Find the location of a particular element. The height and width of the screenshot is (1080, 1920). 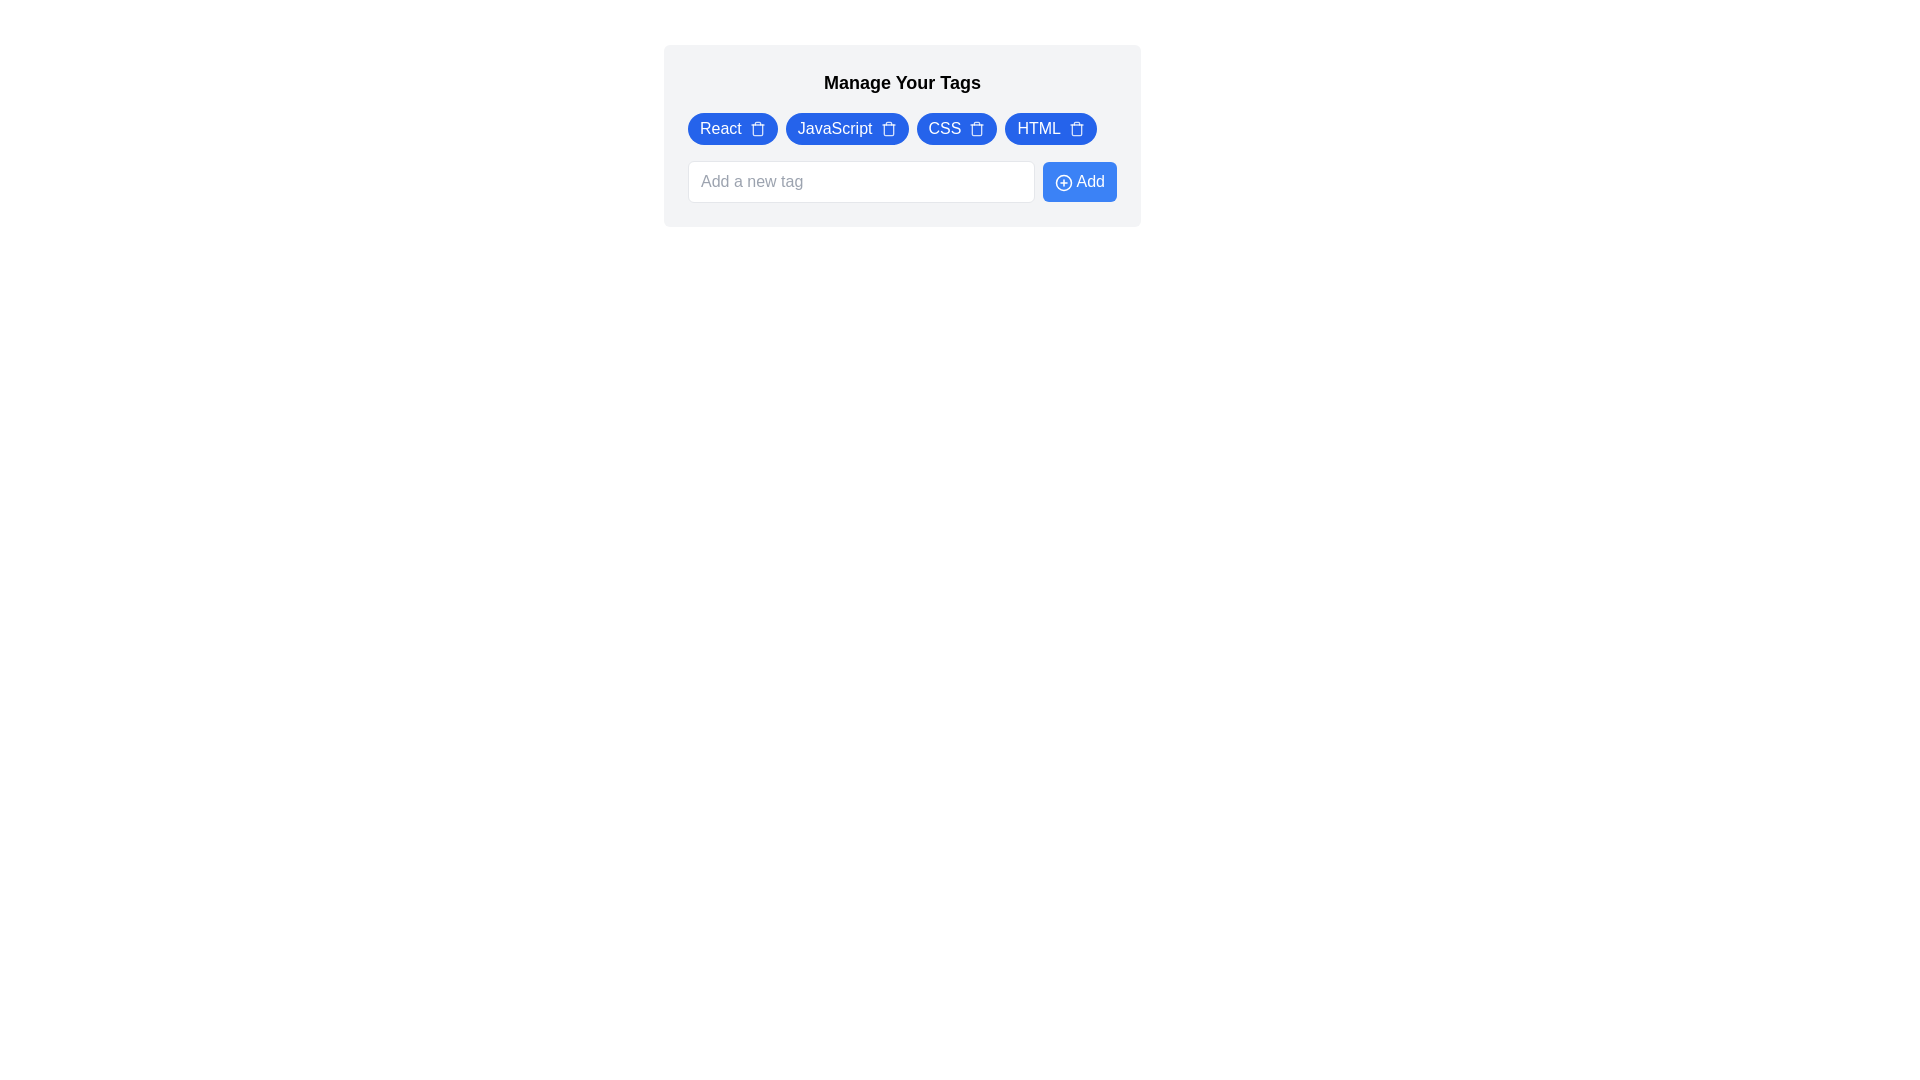

the delete icon adjacent to the selected 'CSS' tag is located at coordinates (955, 128).